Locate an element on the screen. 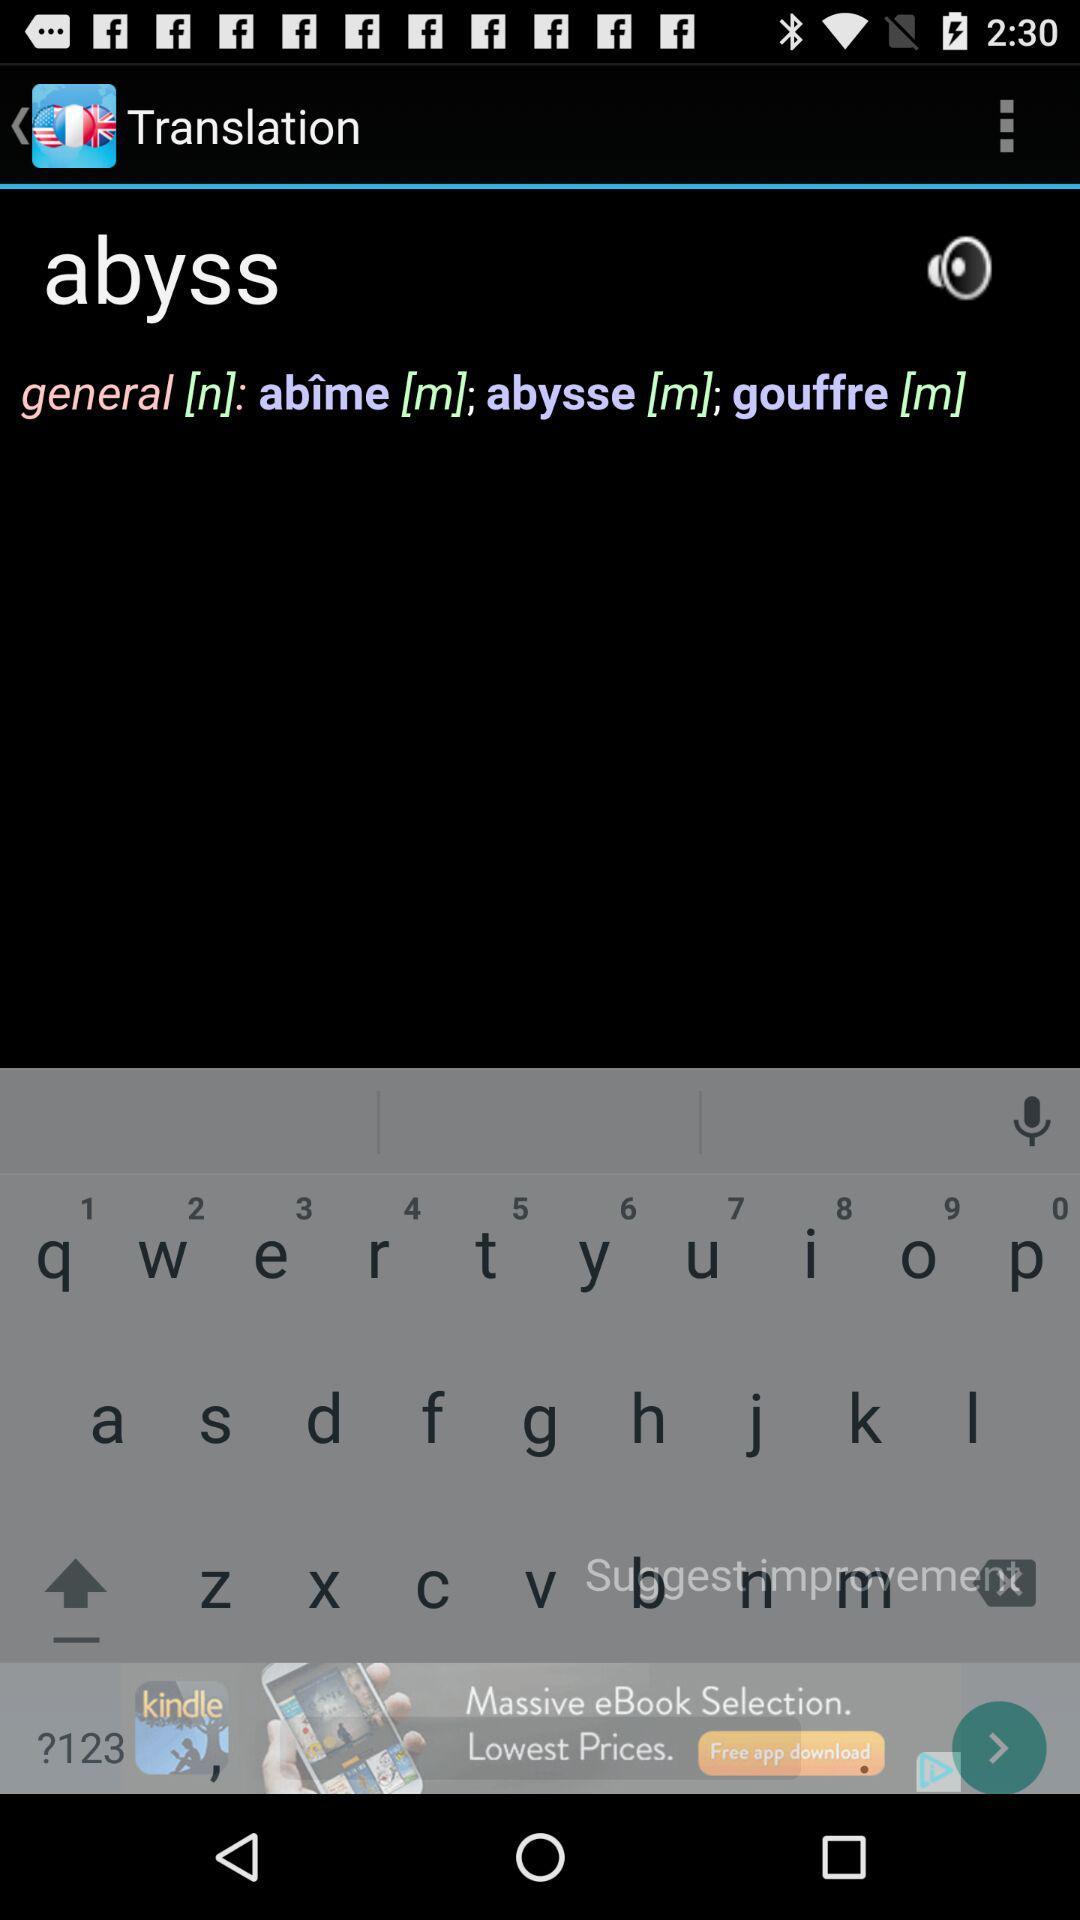  speaker is located at coordinates (958, 266).